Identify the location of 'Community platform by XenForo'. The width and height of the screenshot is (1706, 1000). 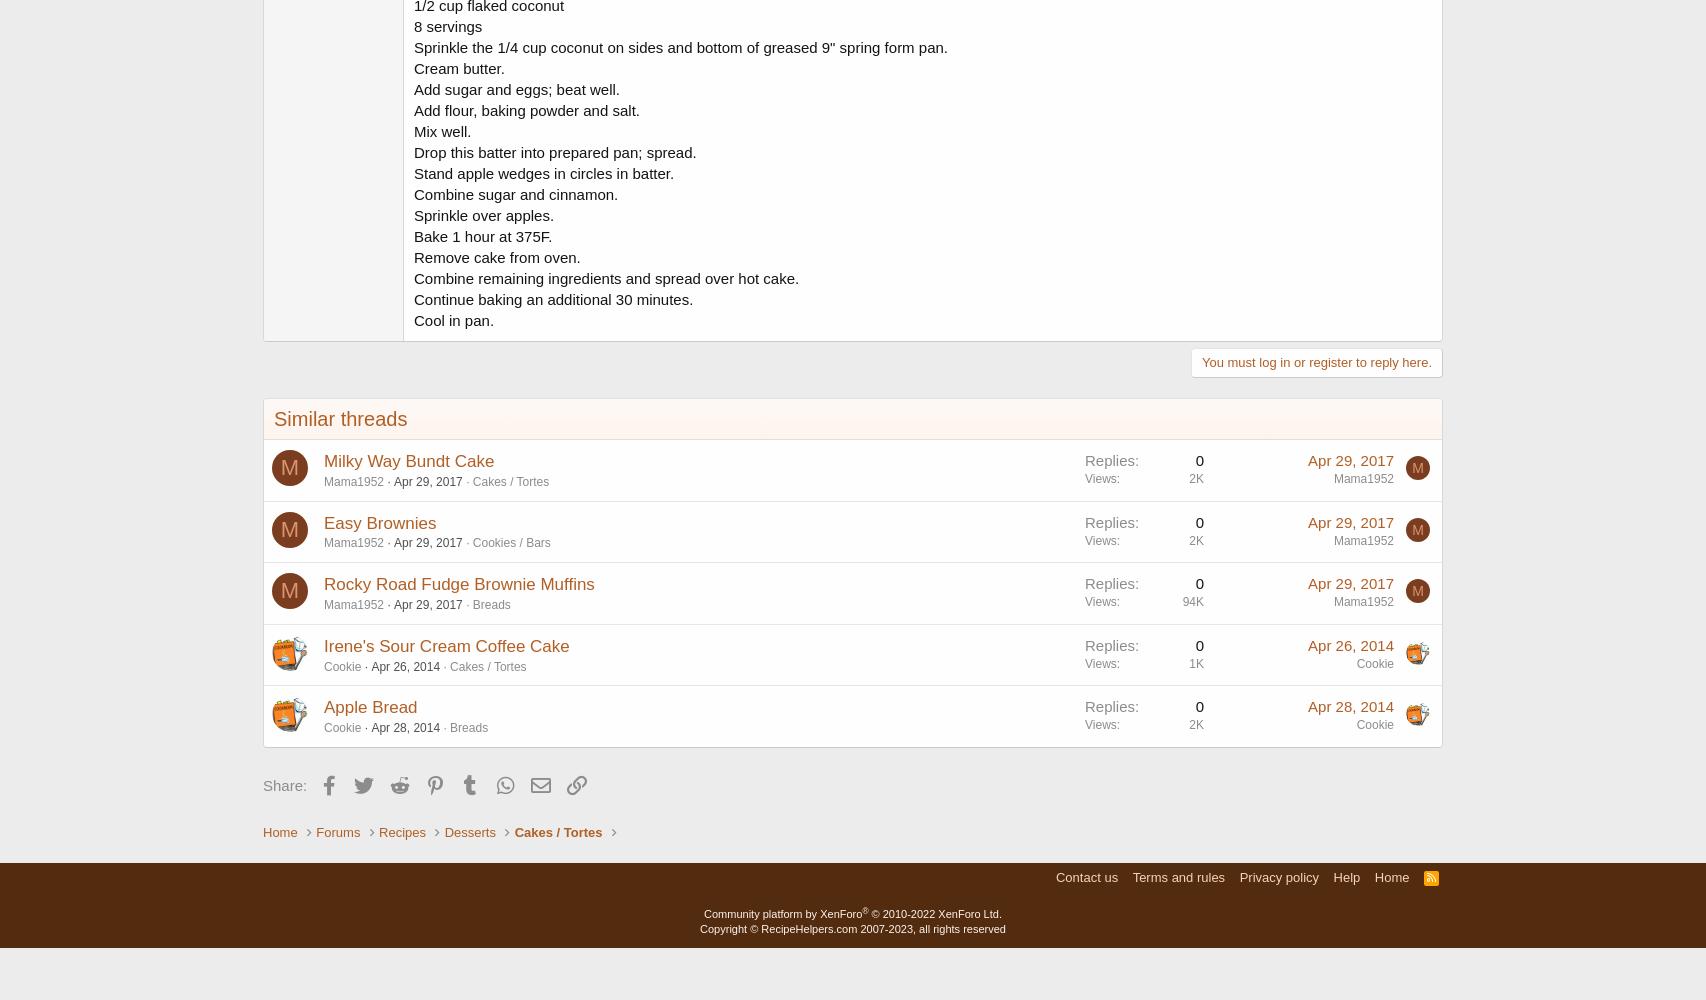
(782, 913).